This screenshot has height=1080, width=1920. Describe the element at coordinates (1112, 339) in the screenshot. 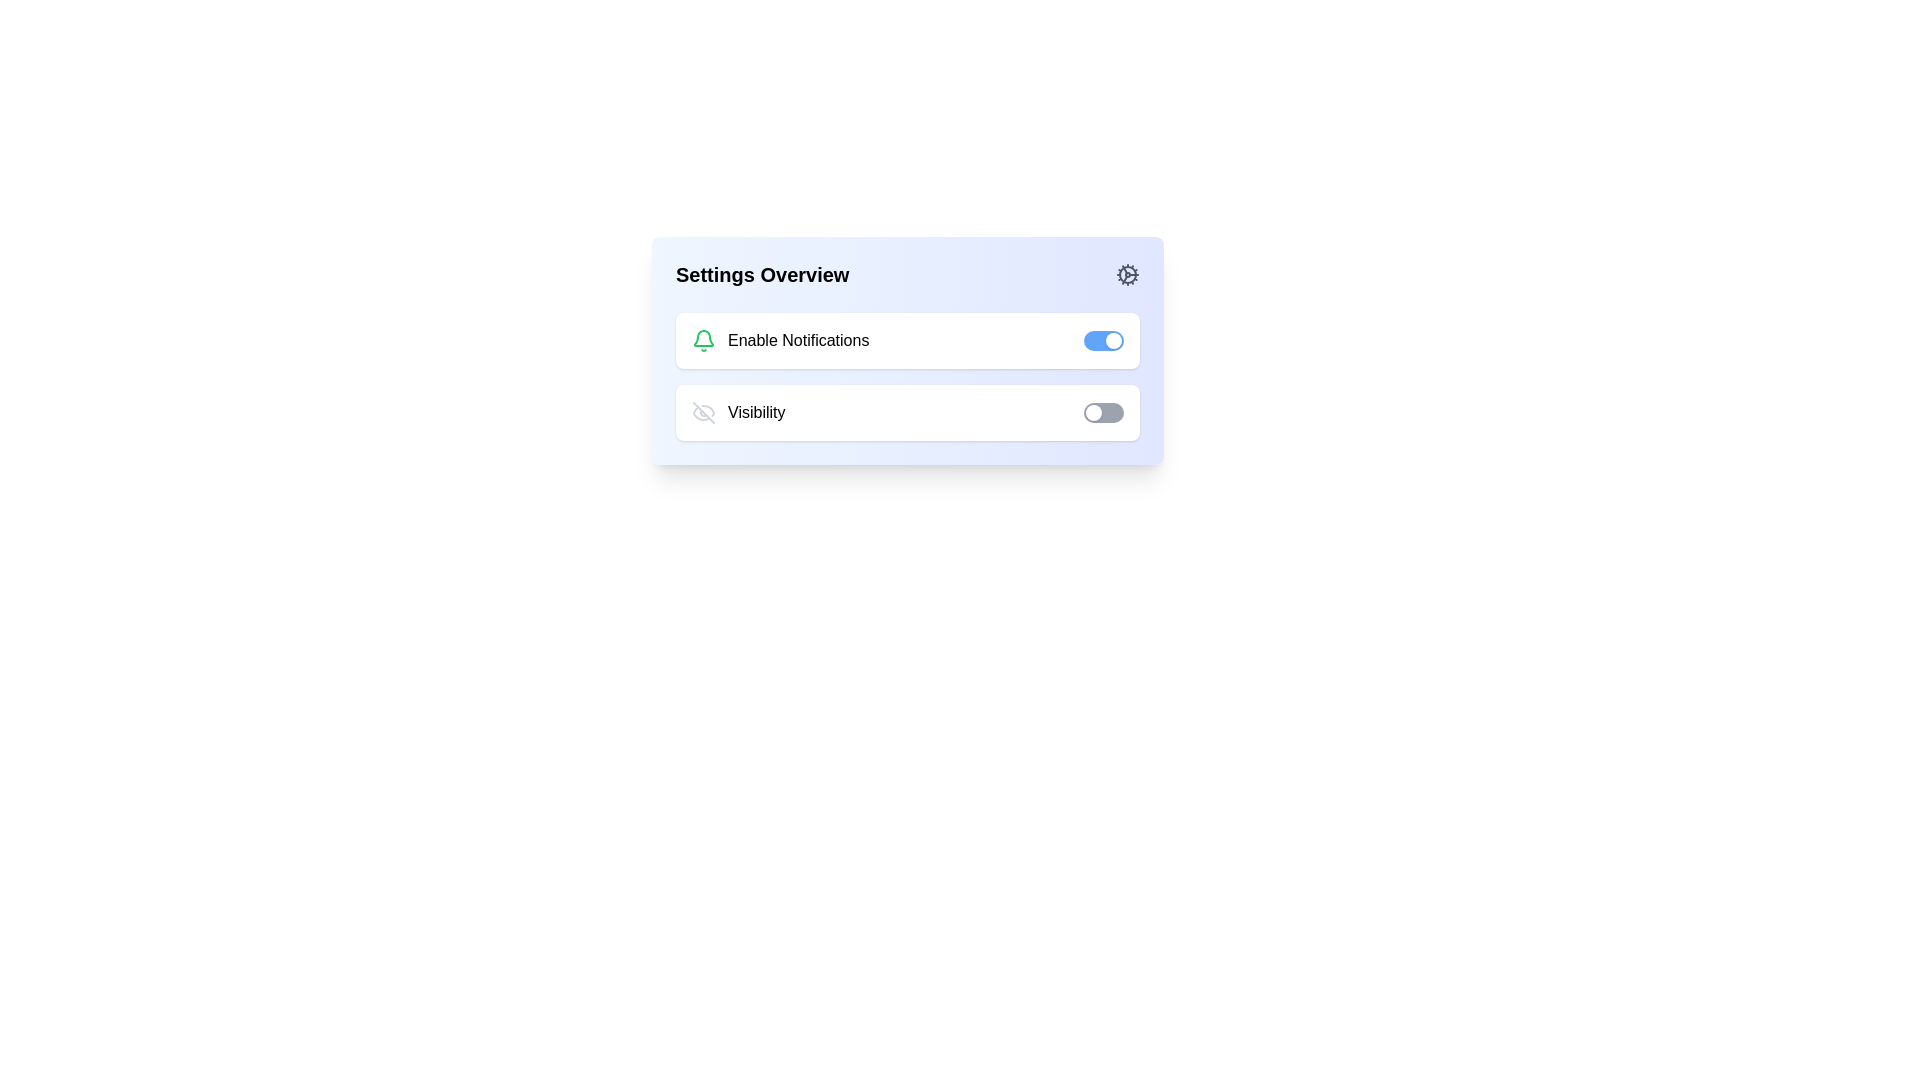

I see `the toggle handle of the switch located at the right end of the toggle switch for 'Enable Notifications' in the 'Settings Overview' section` at that location.